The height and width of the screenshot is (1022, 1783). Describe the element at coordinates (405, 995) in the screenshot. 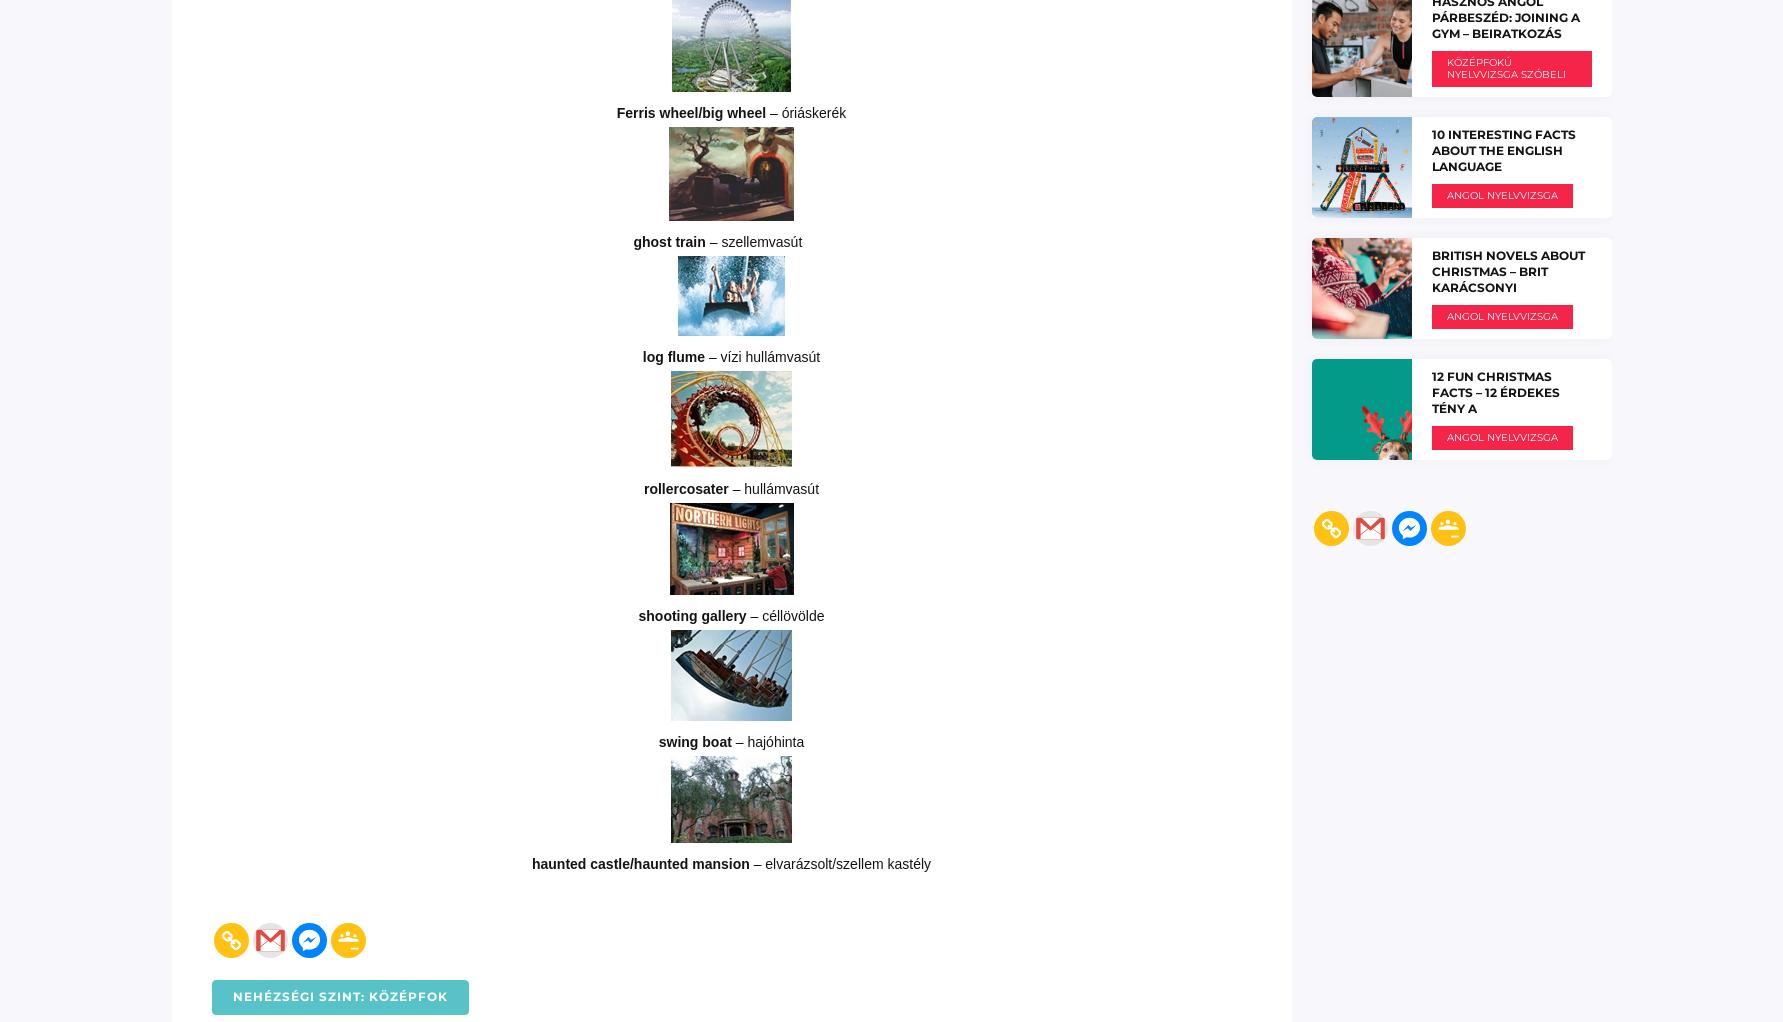

I see `'középfok'` at that location.